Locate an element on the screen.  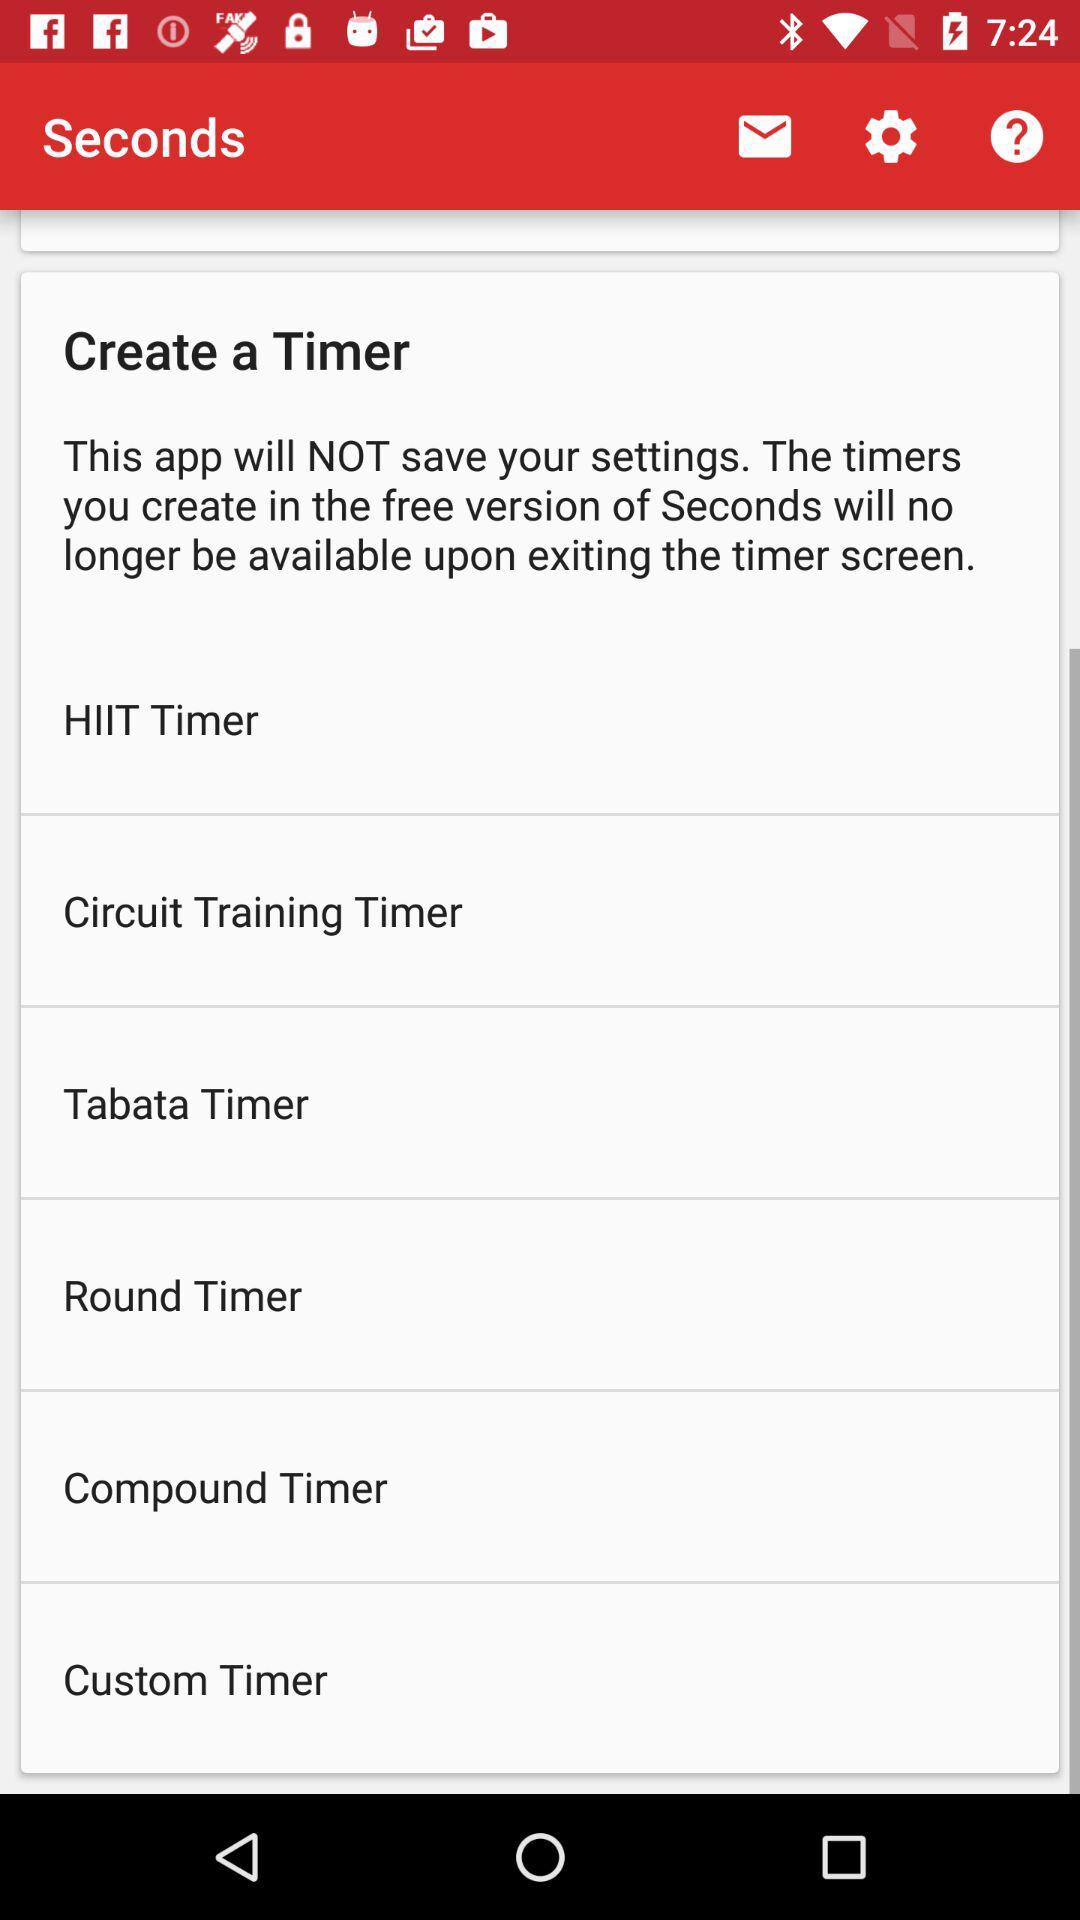
round timer is located at coordinates (540, 1294).